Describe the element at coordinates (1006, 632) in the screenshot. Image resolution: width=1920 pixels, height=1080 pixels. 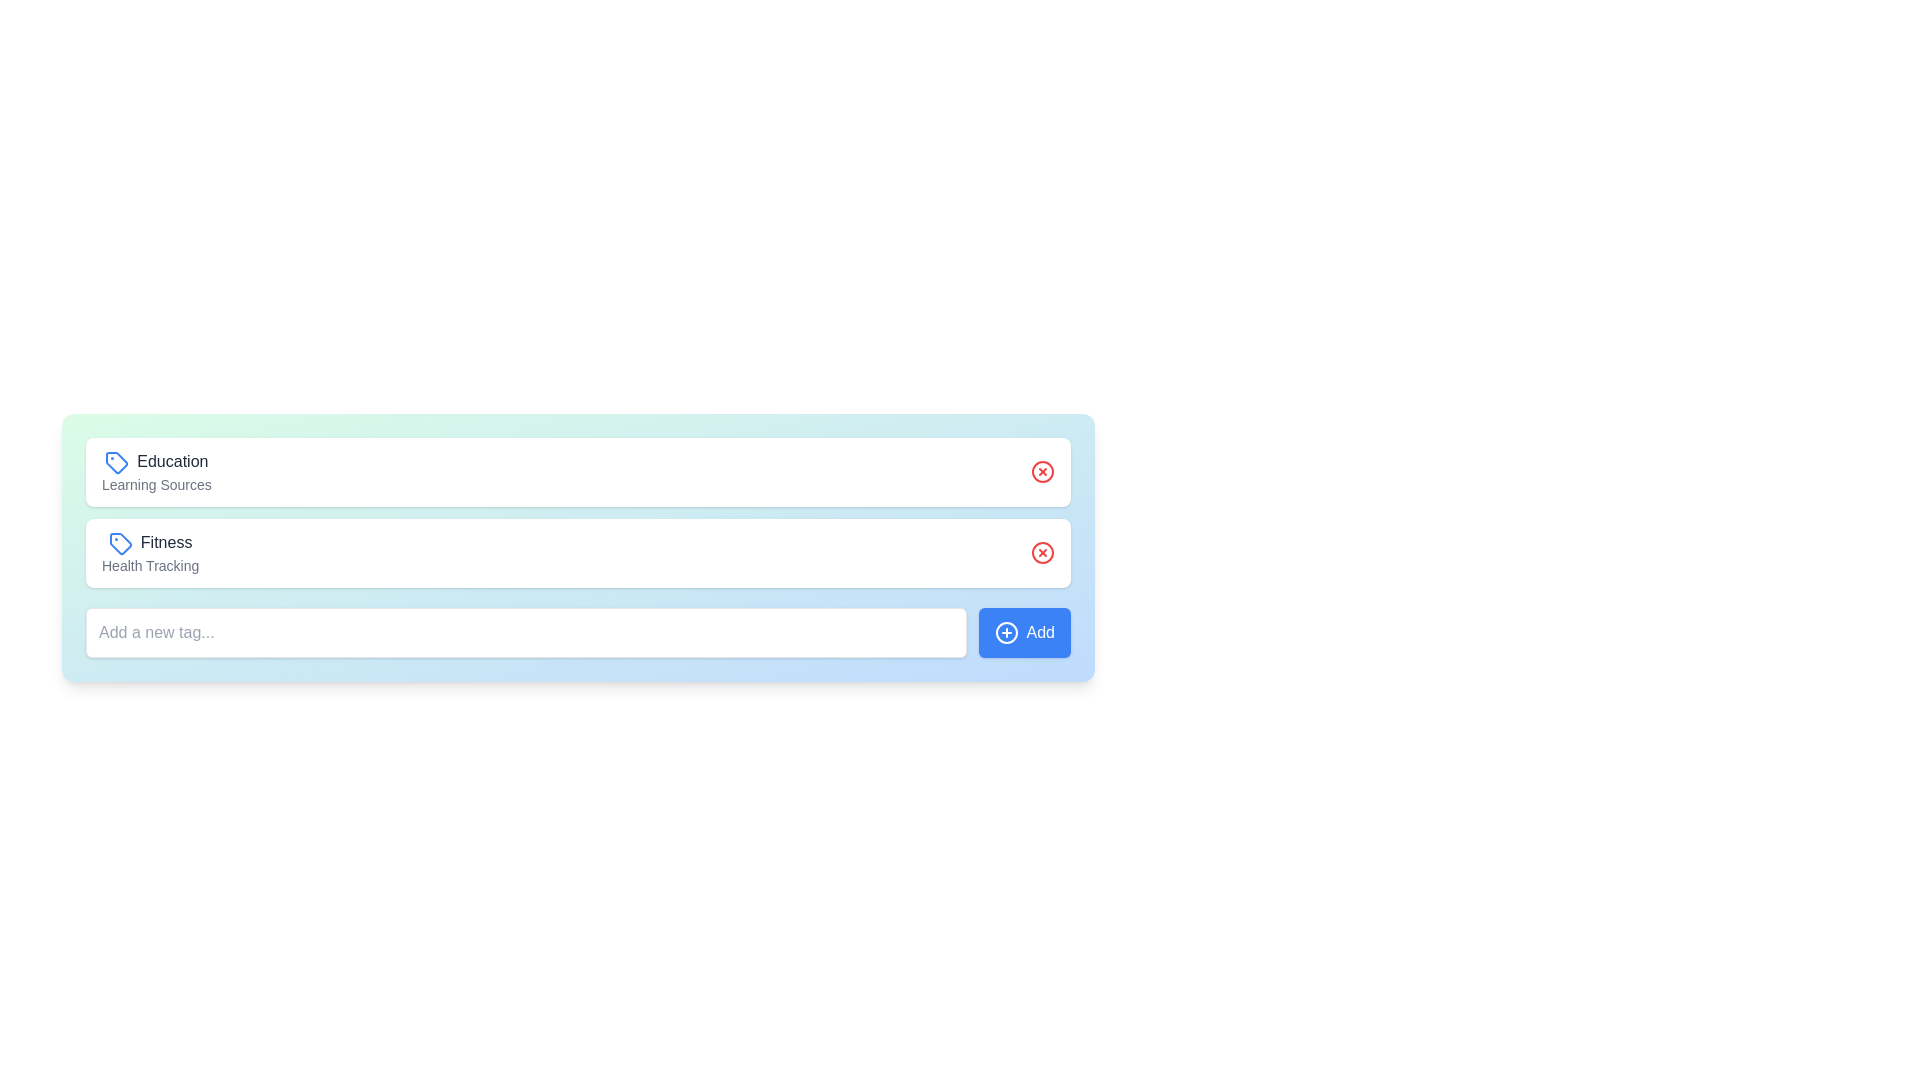
I see `the visual representation of the circle-shaped graphical component located within the SVG graphic, which is part of the interactive button labeled 'Add'` at that location.